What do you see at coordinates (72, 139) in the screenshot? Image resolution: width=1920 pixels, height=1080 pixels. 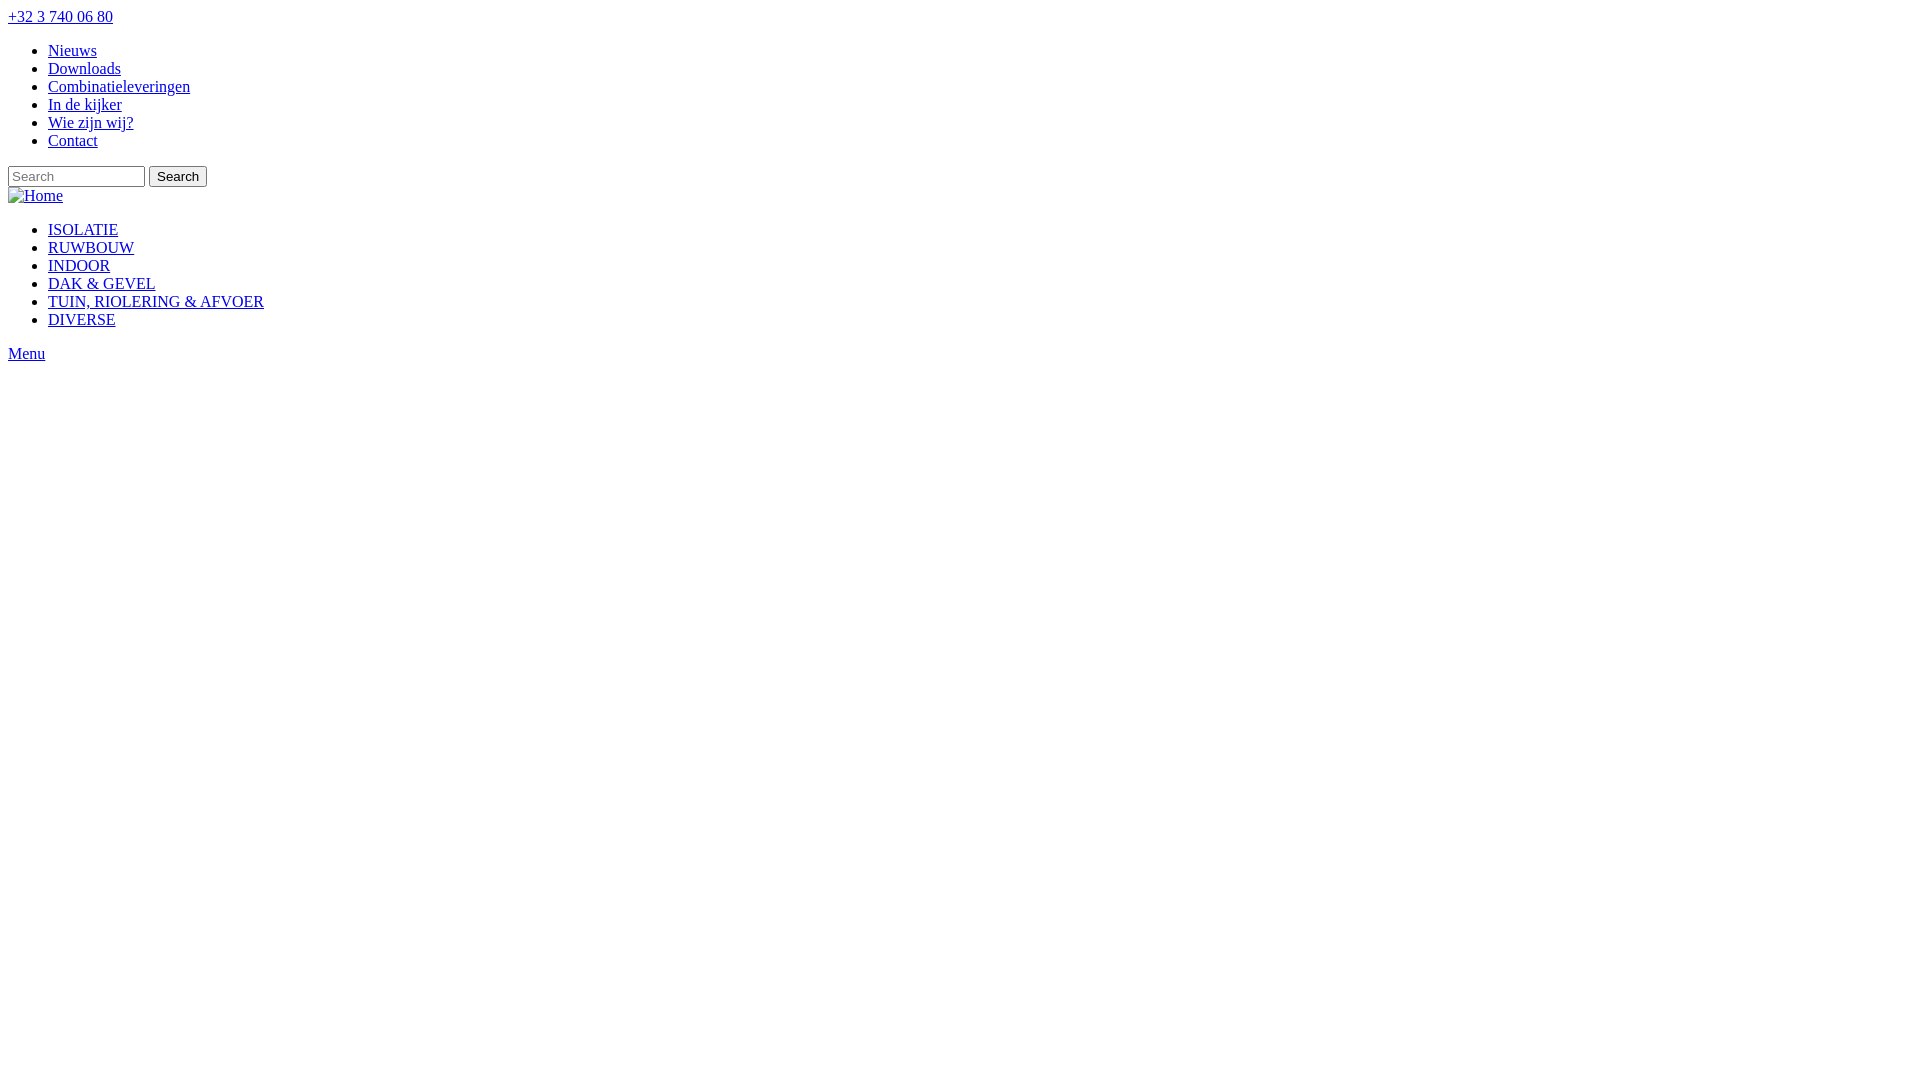 I see `'Contact'` at bounding box center [72, 139].